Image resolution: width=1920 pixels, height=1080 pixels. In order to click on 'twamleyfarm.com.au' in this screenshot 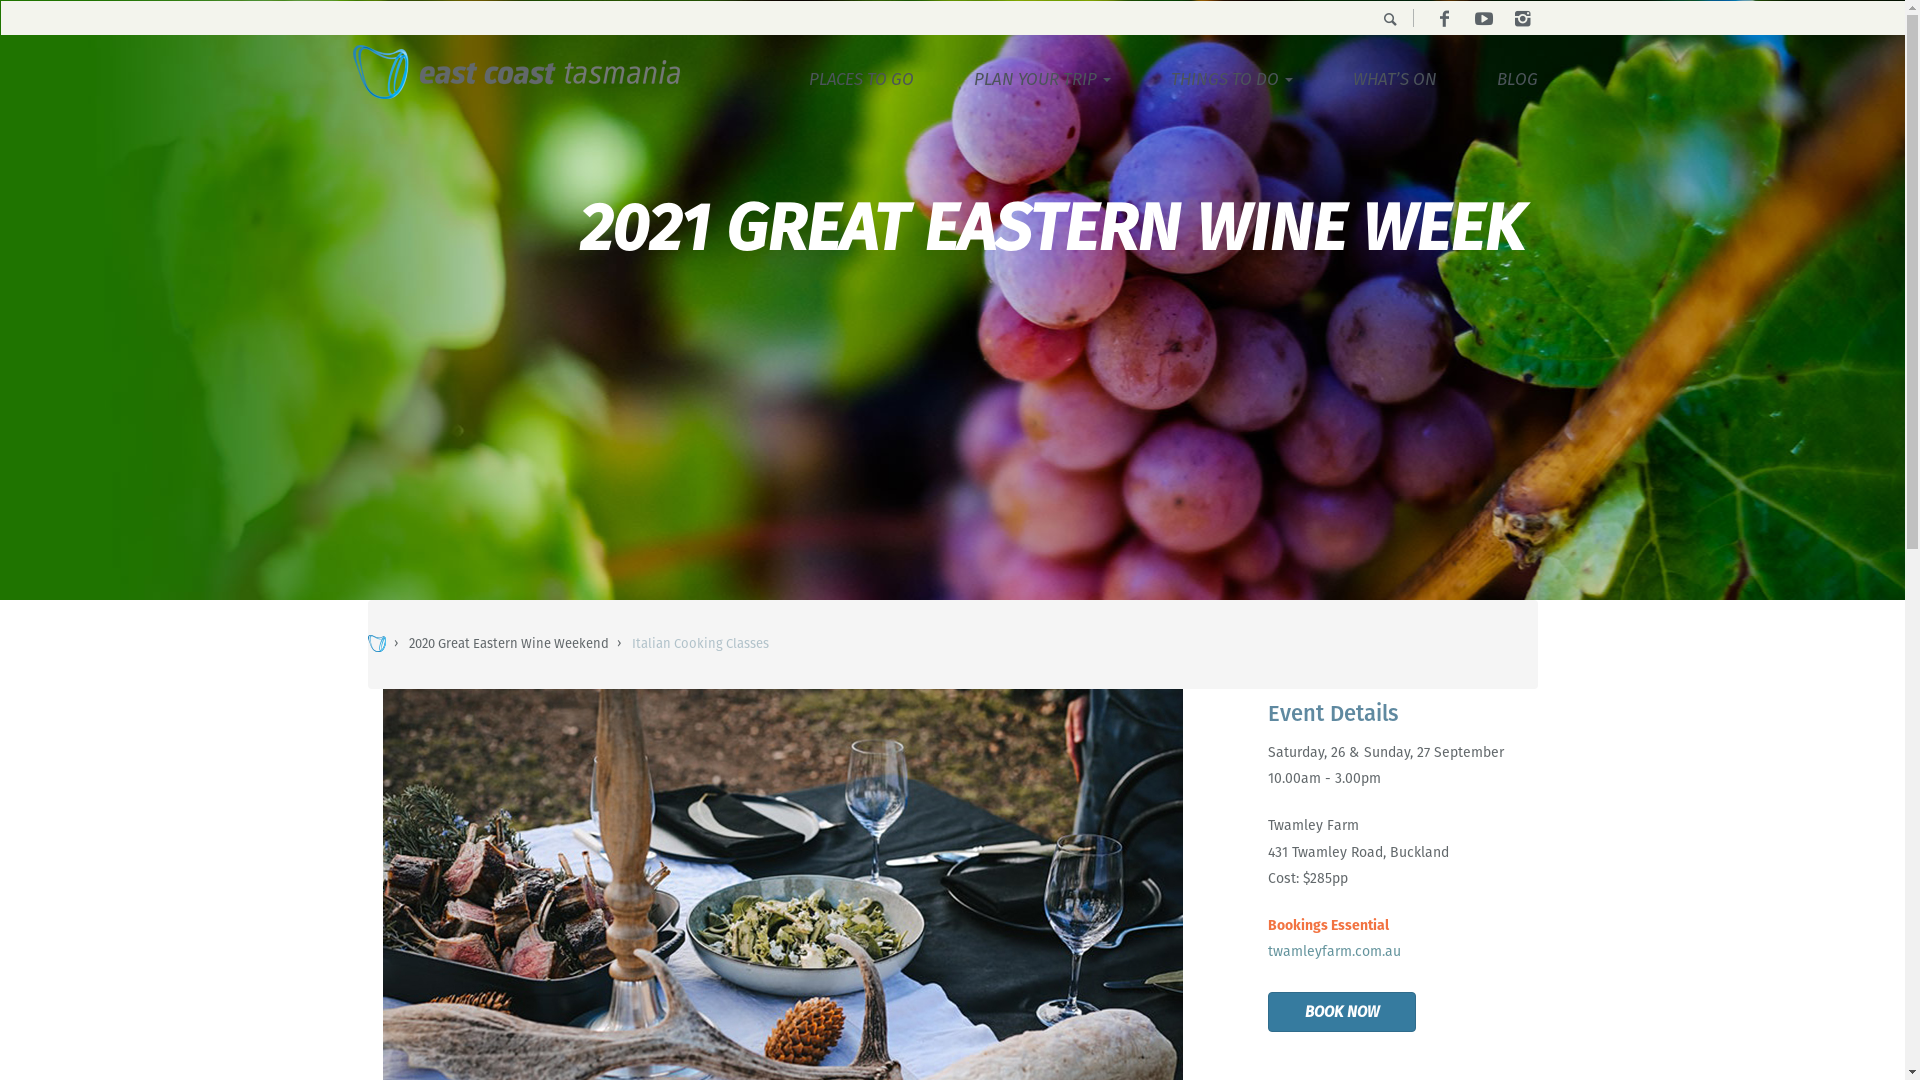, I will do `click(1334, 950)`.